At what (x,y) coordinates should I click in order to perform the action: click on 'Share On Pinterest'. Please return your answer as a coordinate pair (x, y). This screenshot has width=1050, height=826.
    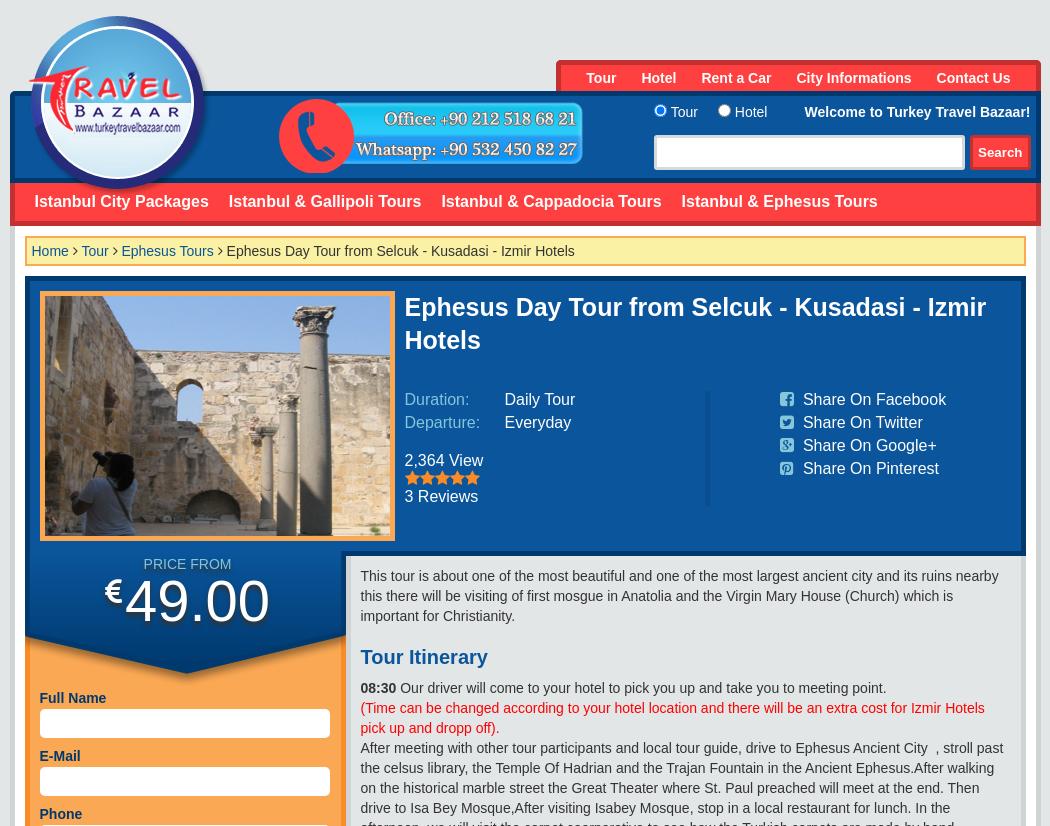
    Looking at the image, I should click on (797, 467).